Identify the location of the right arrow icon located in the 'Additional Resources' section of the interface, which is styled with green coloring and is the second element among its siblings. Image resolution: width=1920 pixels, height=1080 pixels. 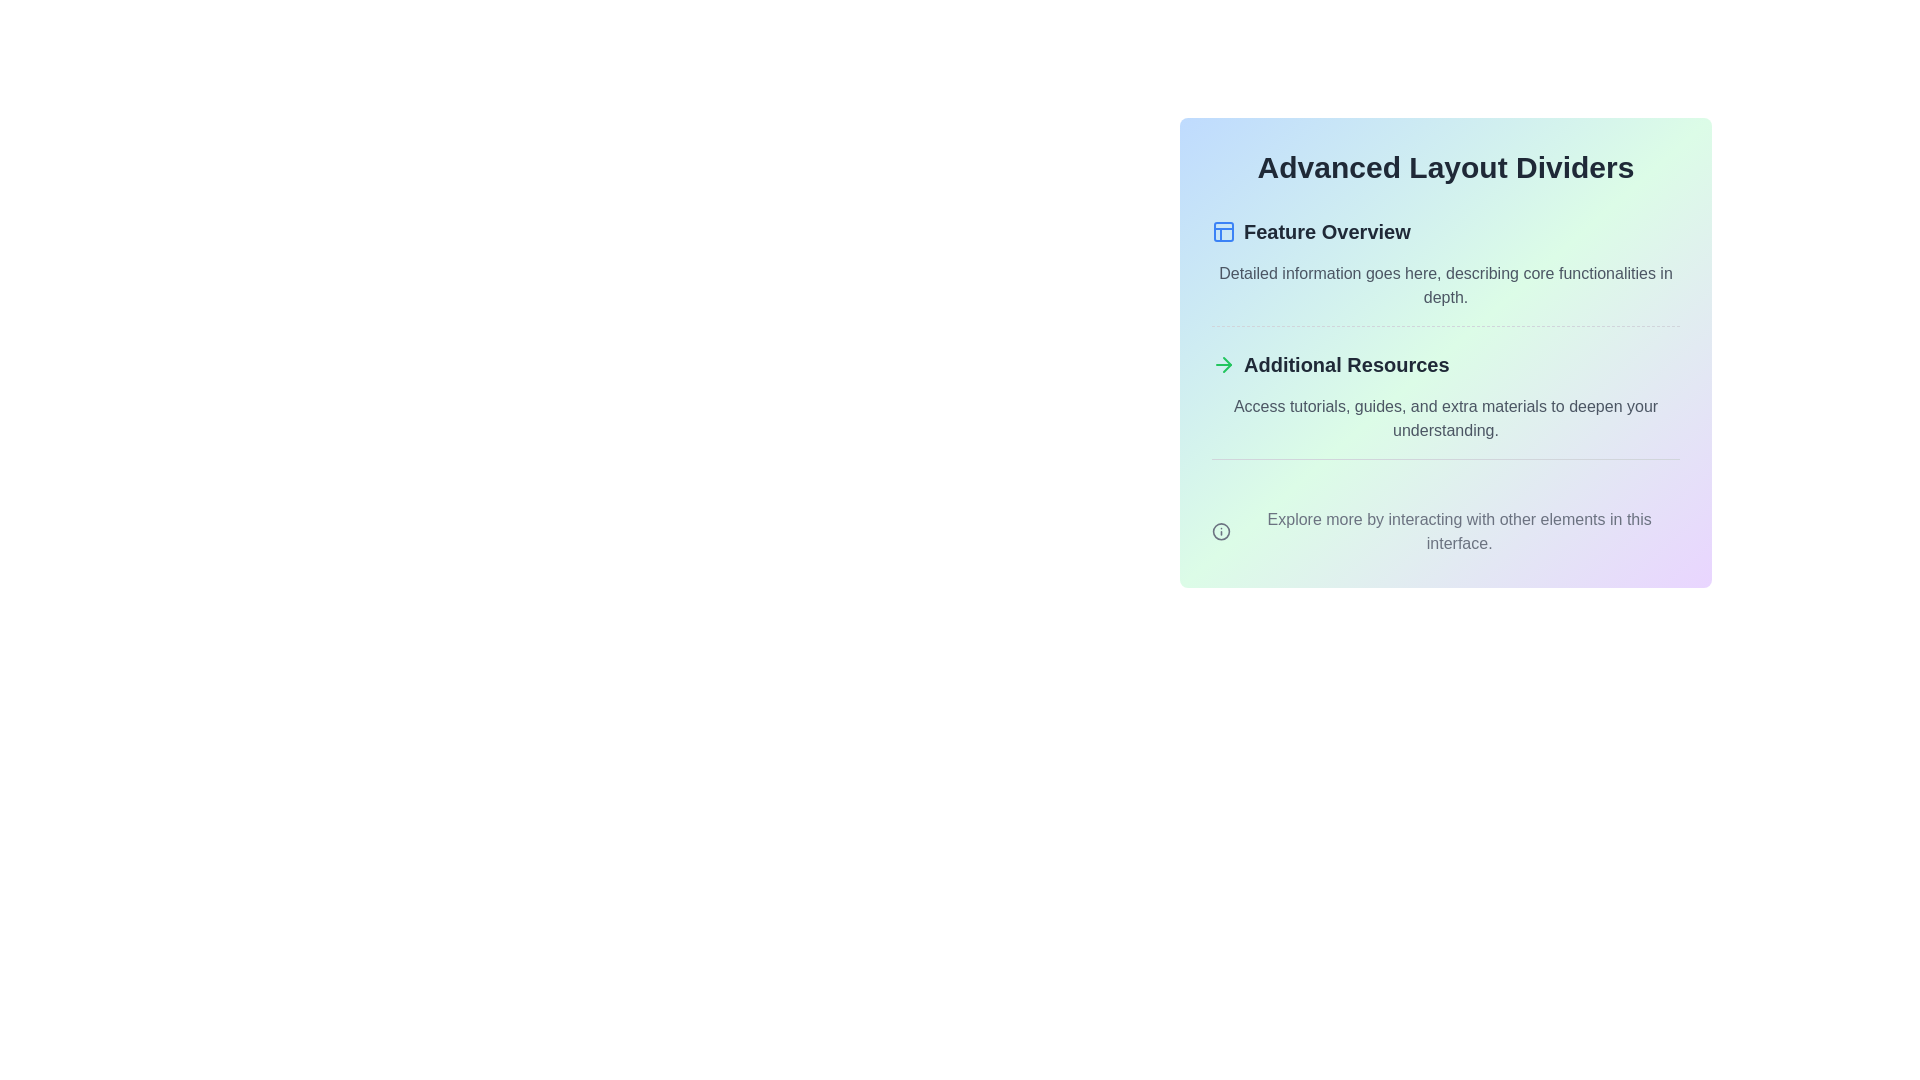
(1226, 365).